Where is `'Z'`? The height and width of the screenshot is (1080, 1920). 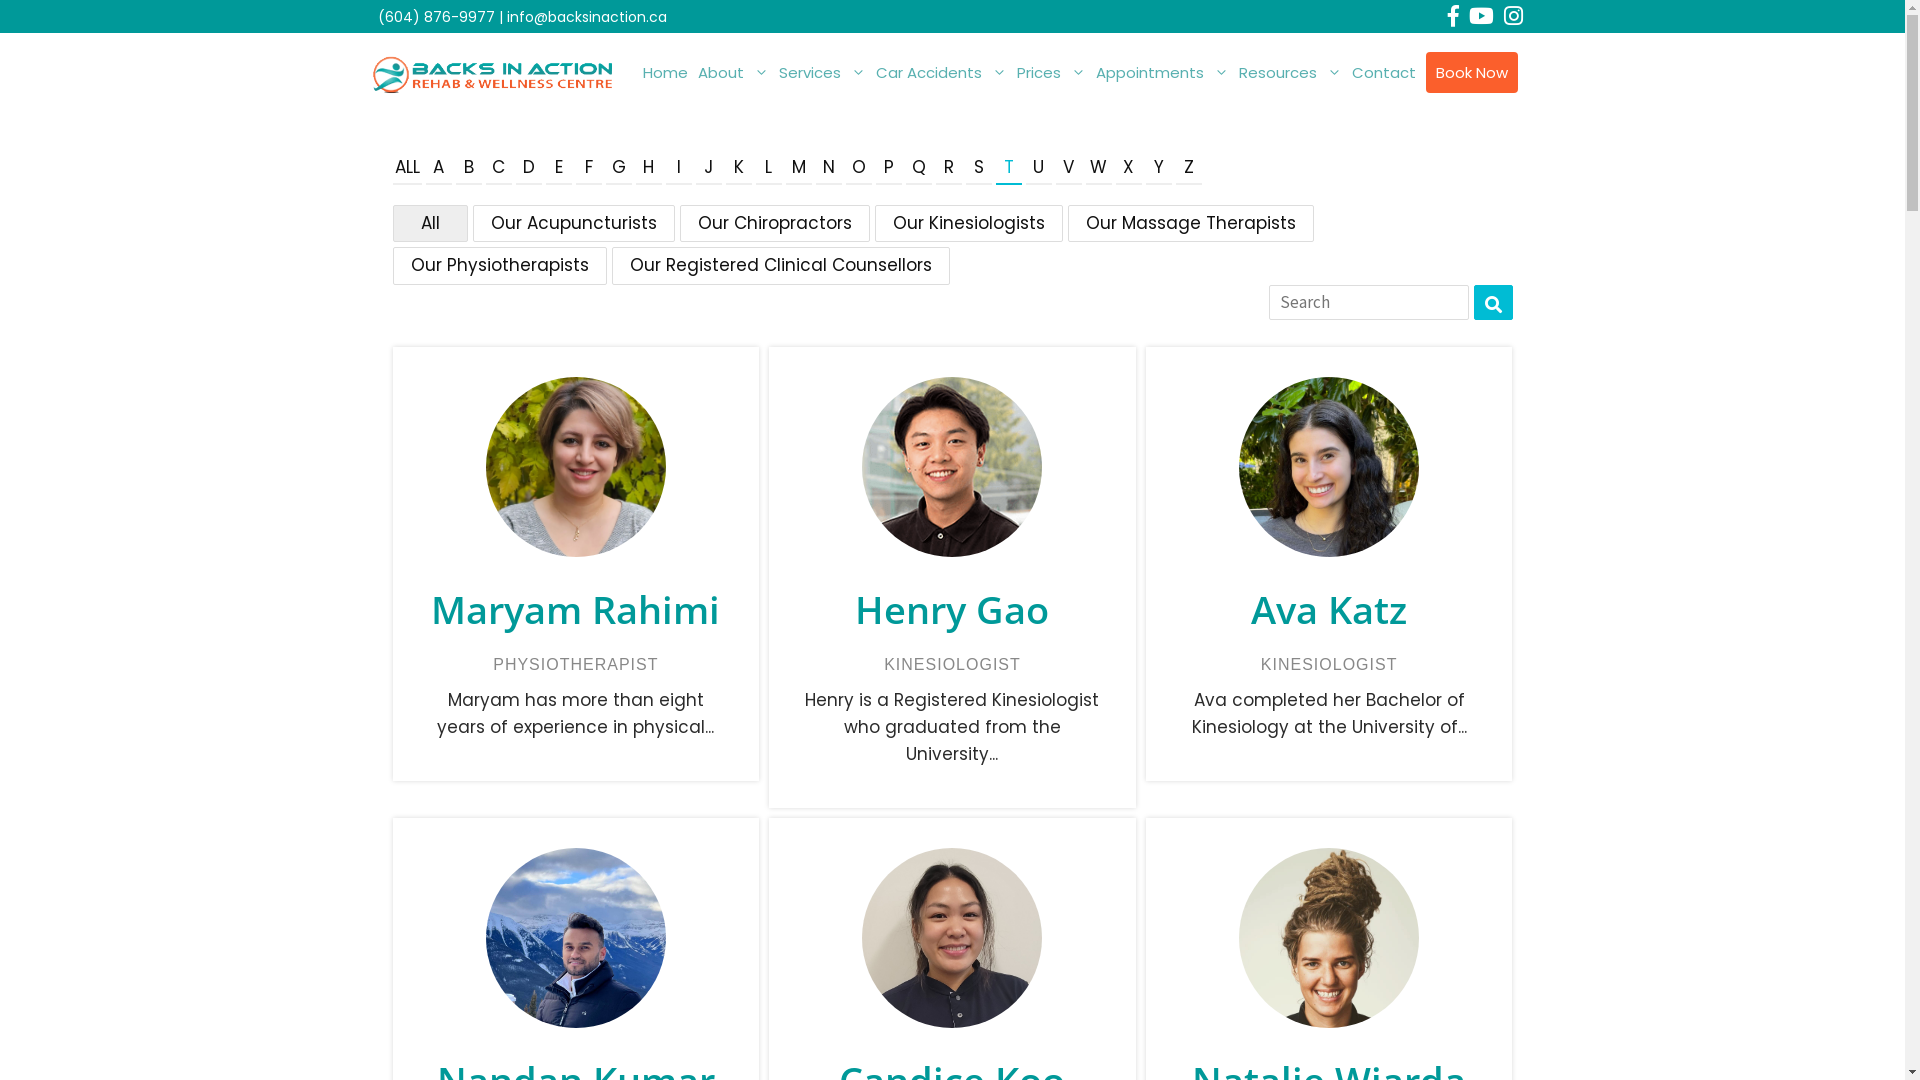
'Z' is located at coordinates (1189, 168).